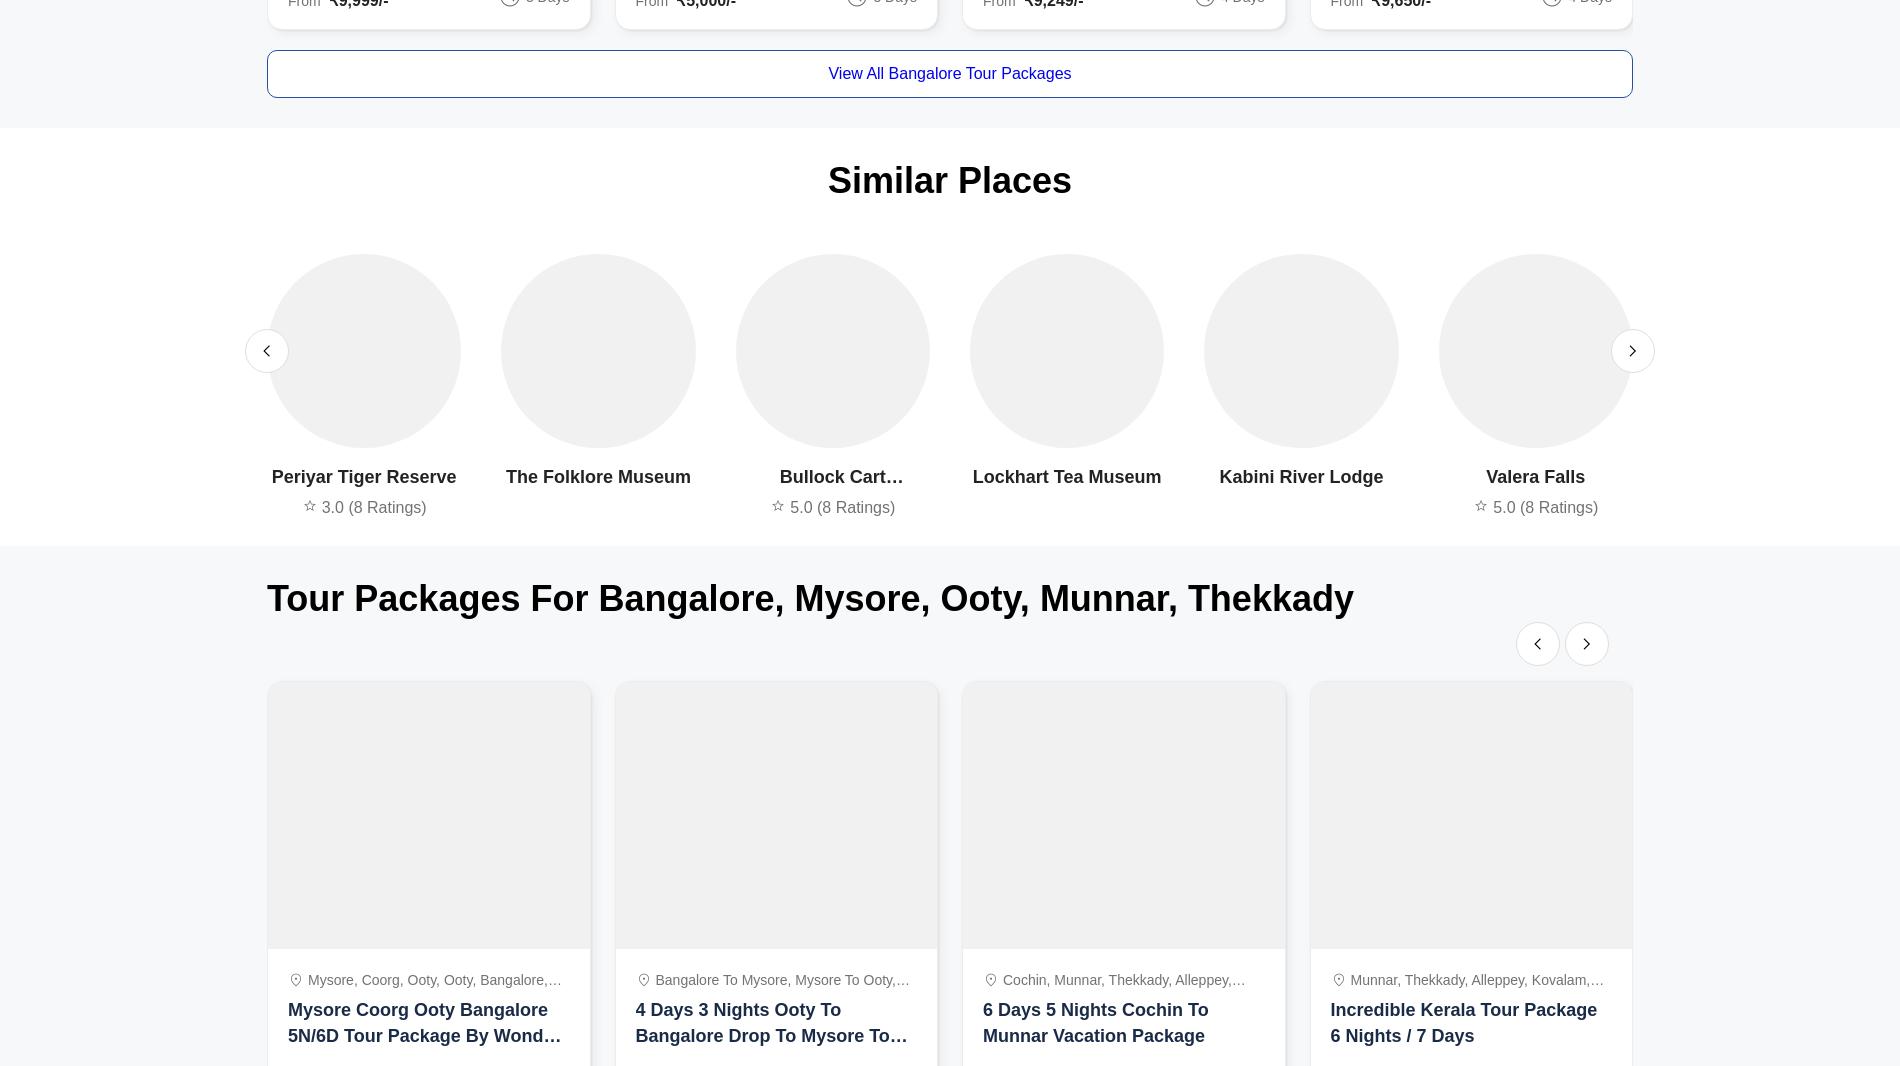  What do you see at coordinates (1463, 1023) in the screenshot?
I see `'Incredible Kerala Tour Package  6 Nights / 7 Days'` at bounding box center [1463, 1023].